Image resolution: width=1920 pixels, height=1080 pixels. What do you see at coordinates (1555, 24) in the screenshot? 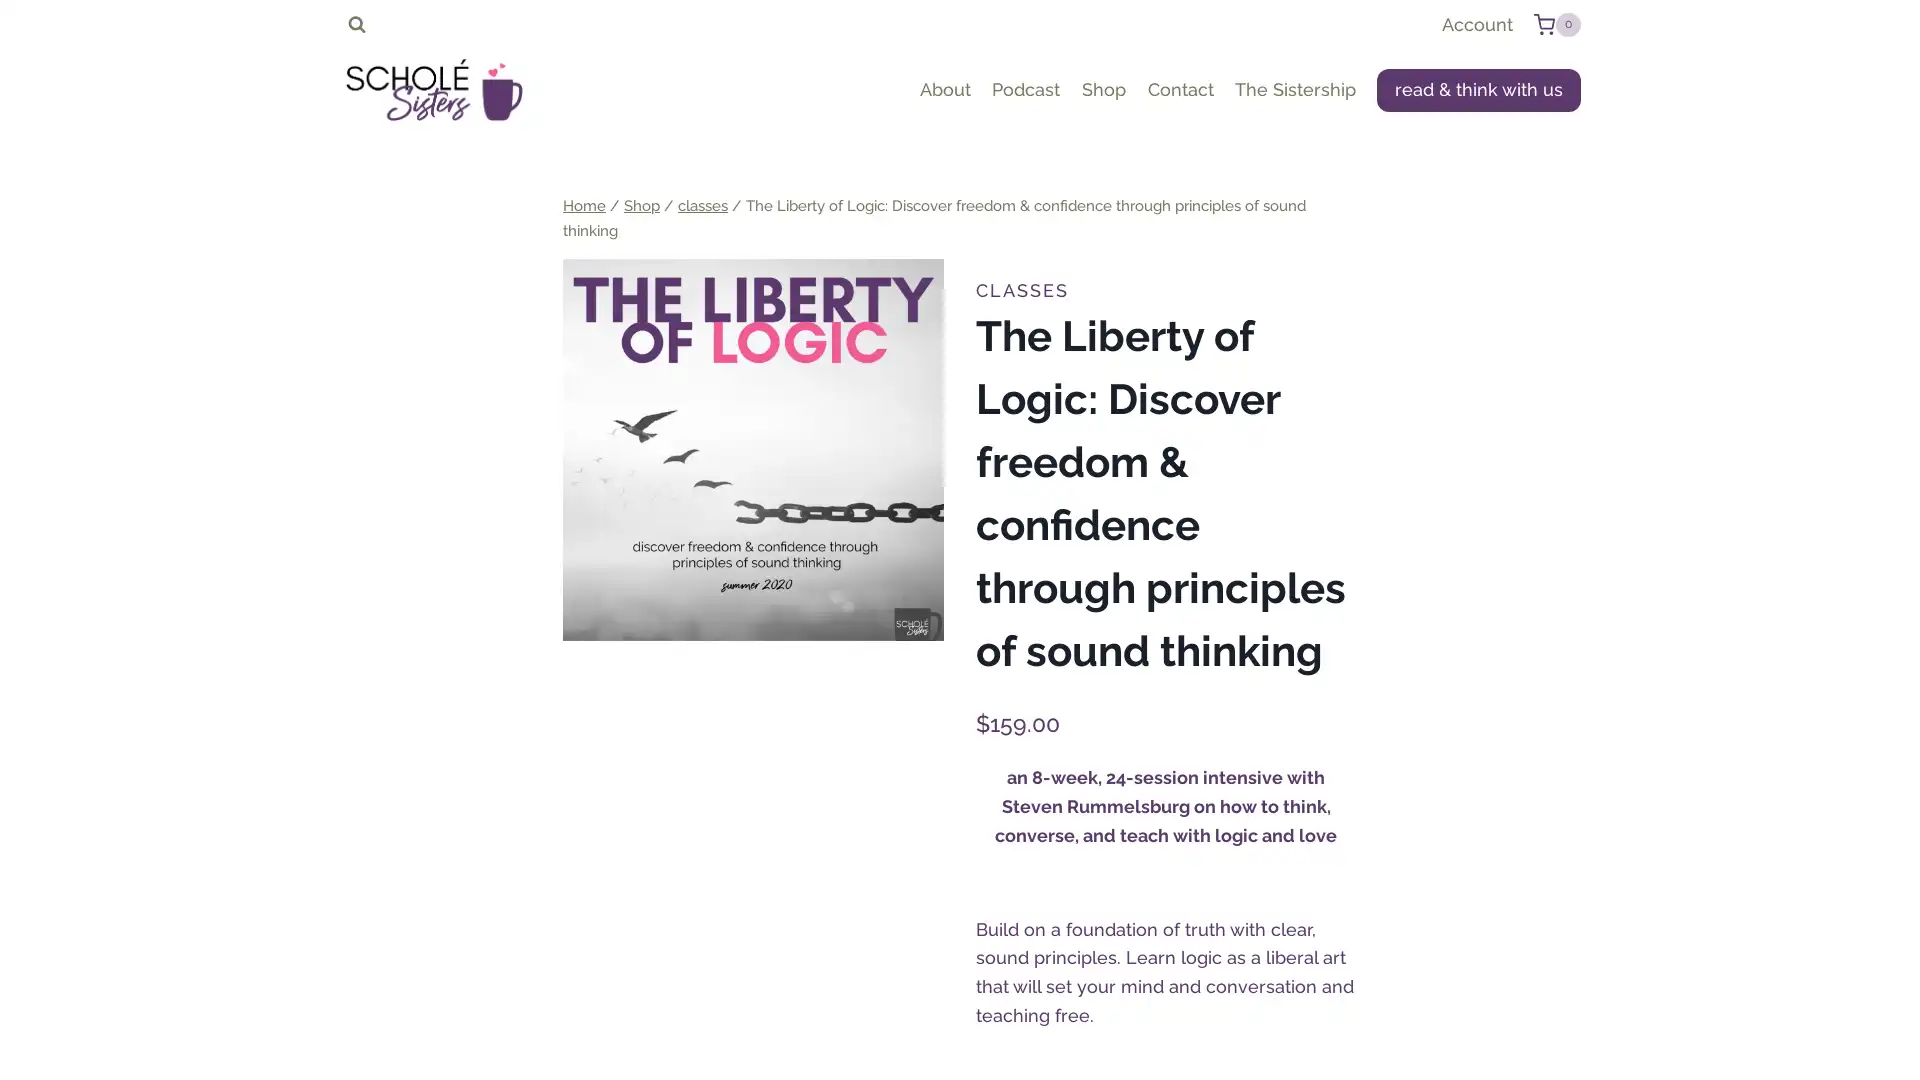
I see `Shopping Cart` at bounding box center [1555, 24].